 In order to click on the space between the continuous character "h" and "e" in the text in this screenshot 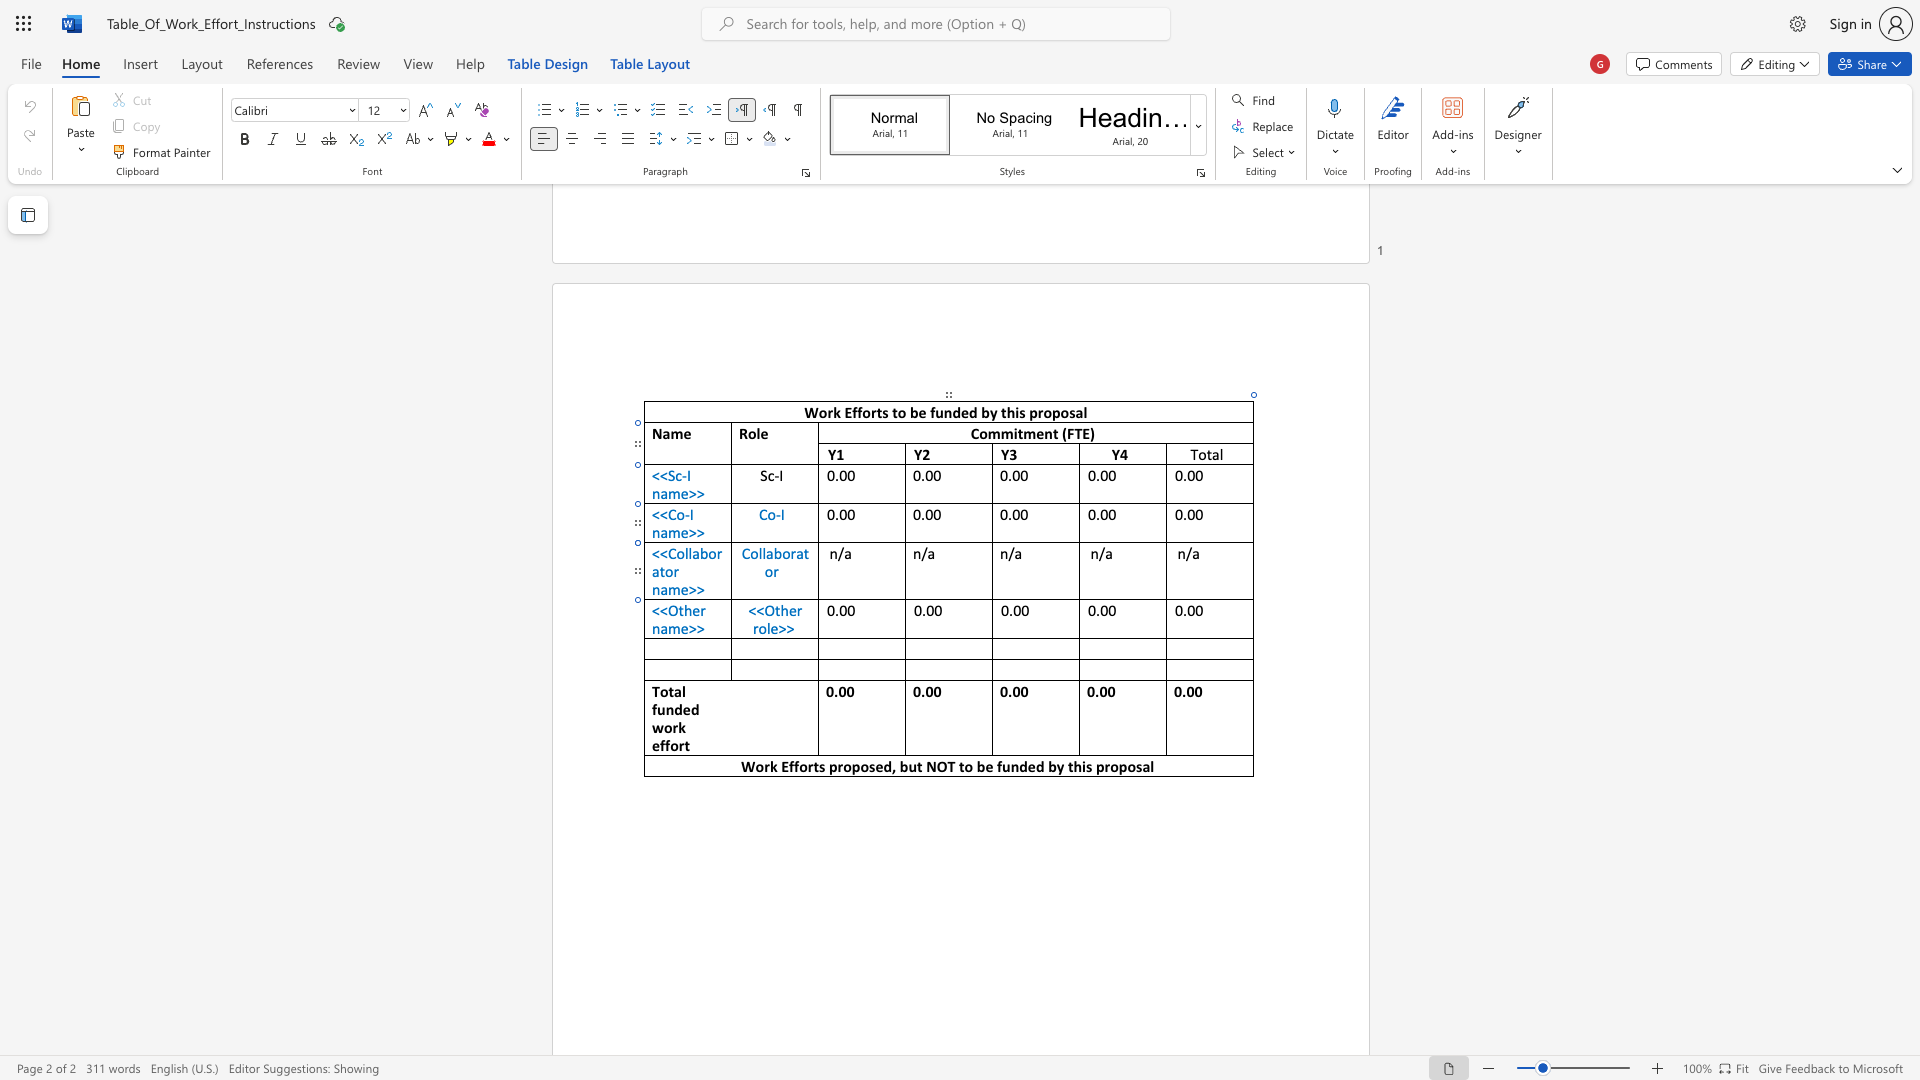, I will do `click(787, 609)`.